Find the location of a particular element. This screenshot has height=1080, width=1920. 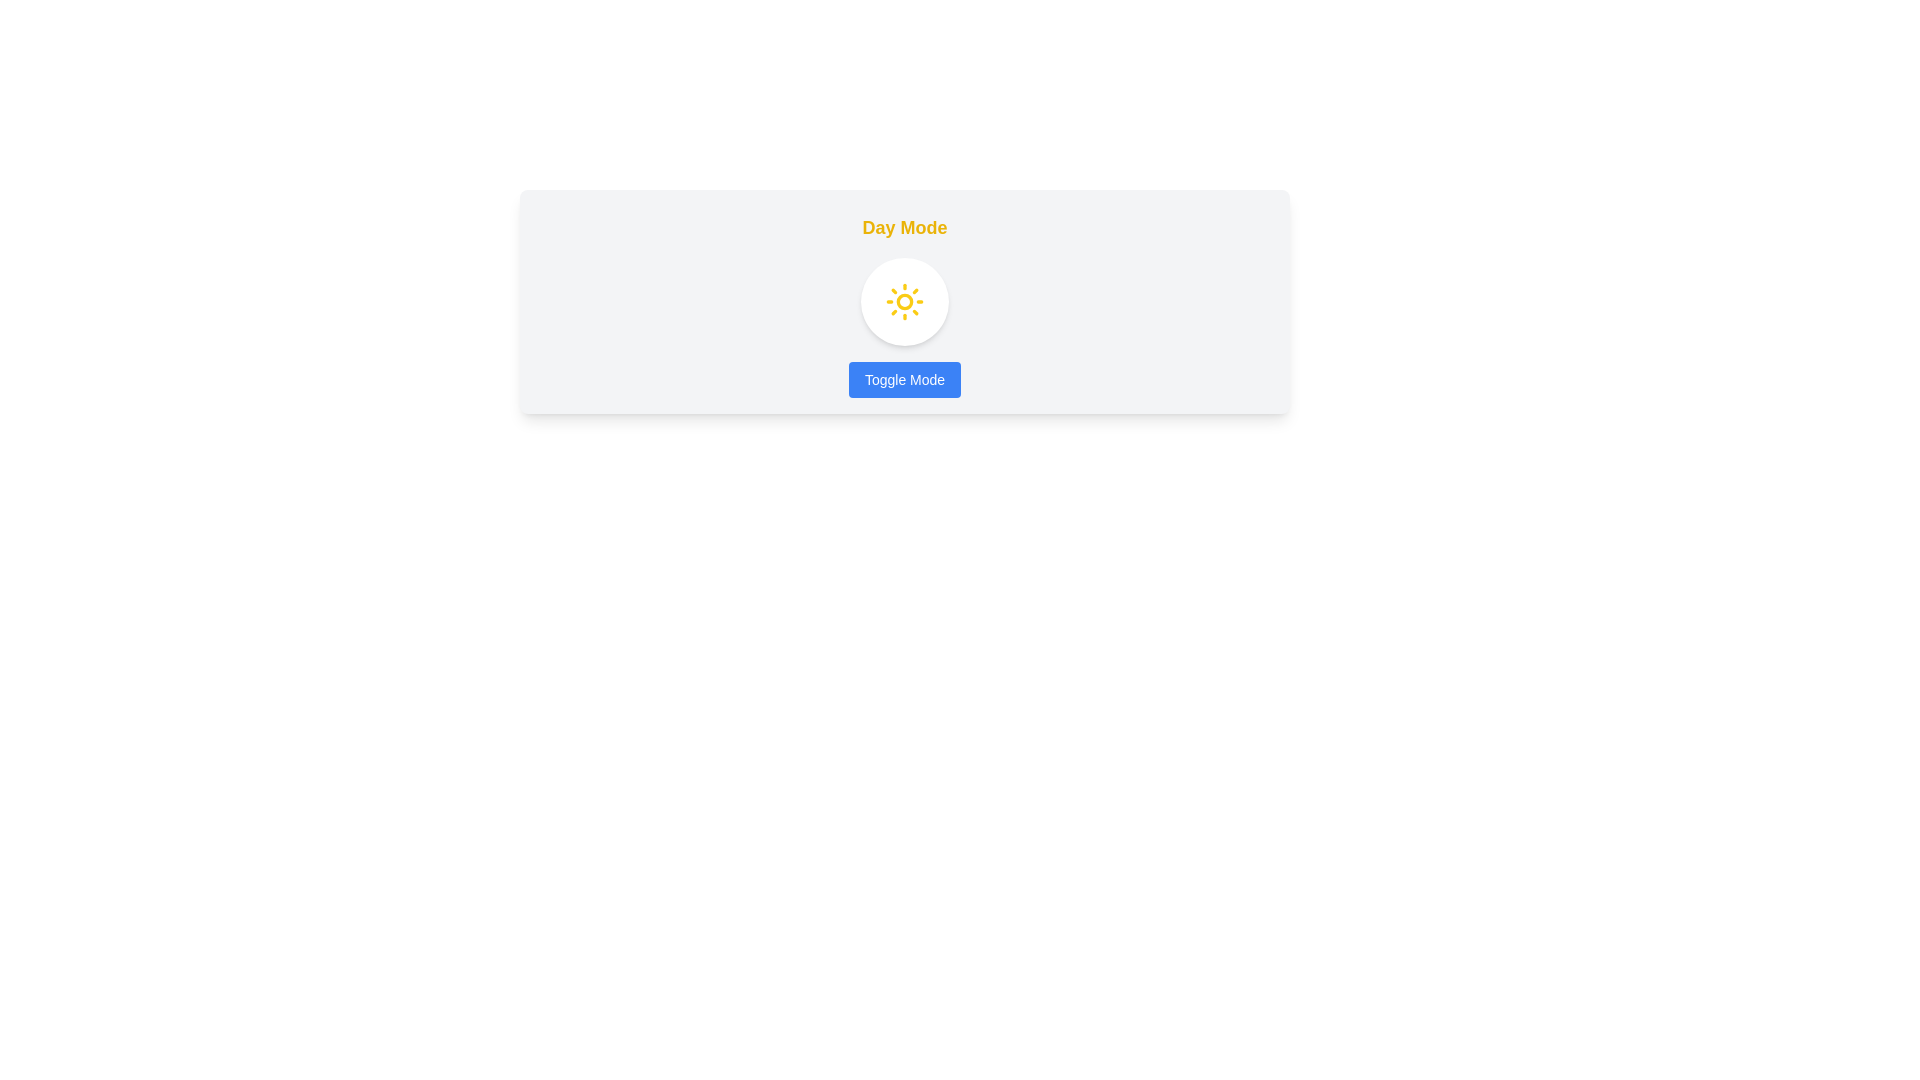

the 'Toggle Mode' button located at the bottom of the composite UI element which includes a 'Day Mode' label and a sun icon, to switch between day and night modes is located at coordinates (904, 301).